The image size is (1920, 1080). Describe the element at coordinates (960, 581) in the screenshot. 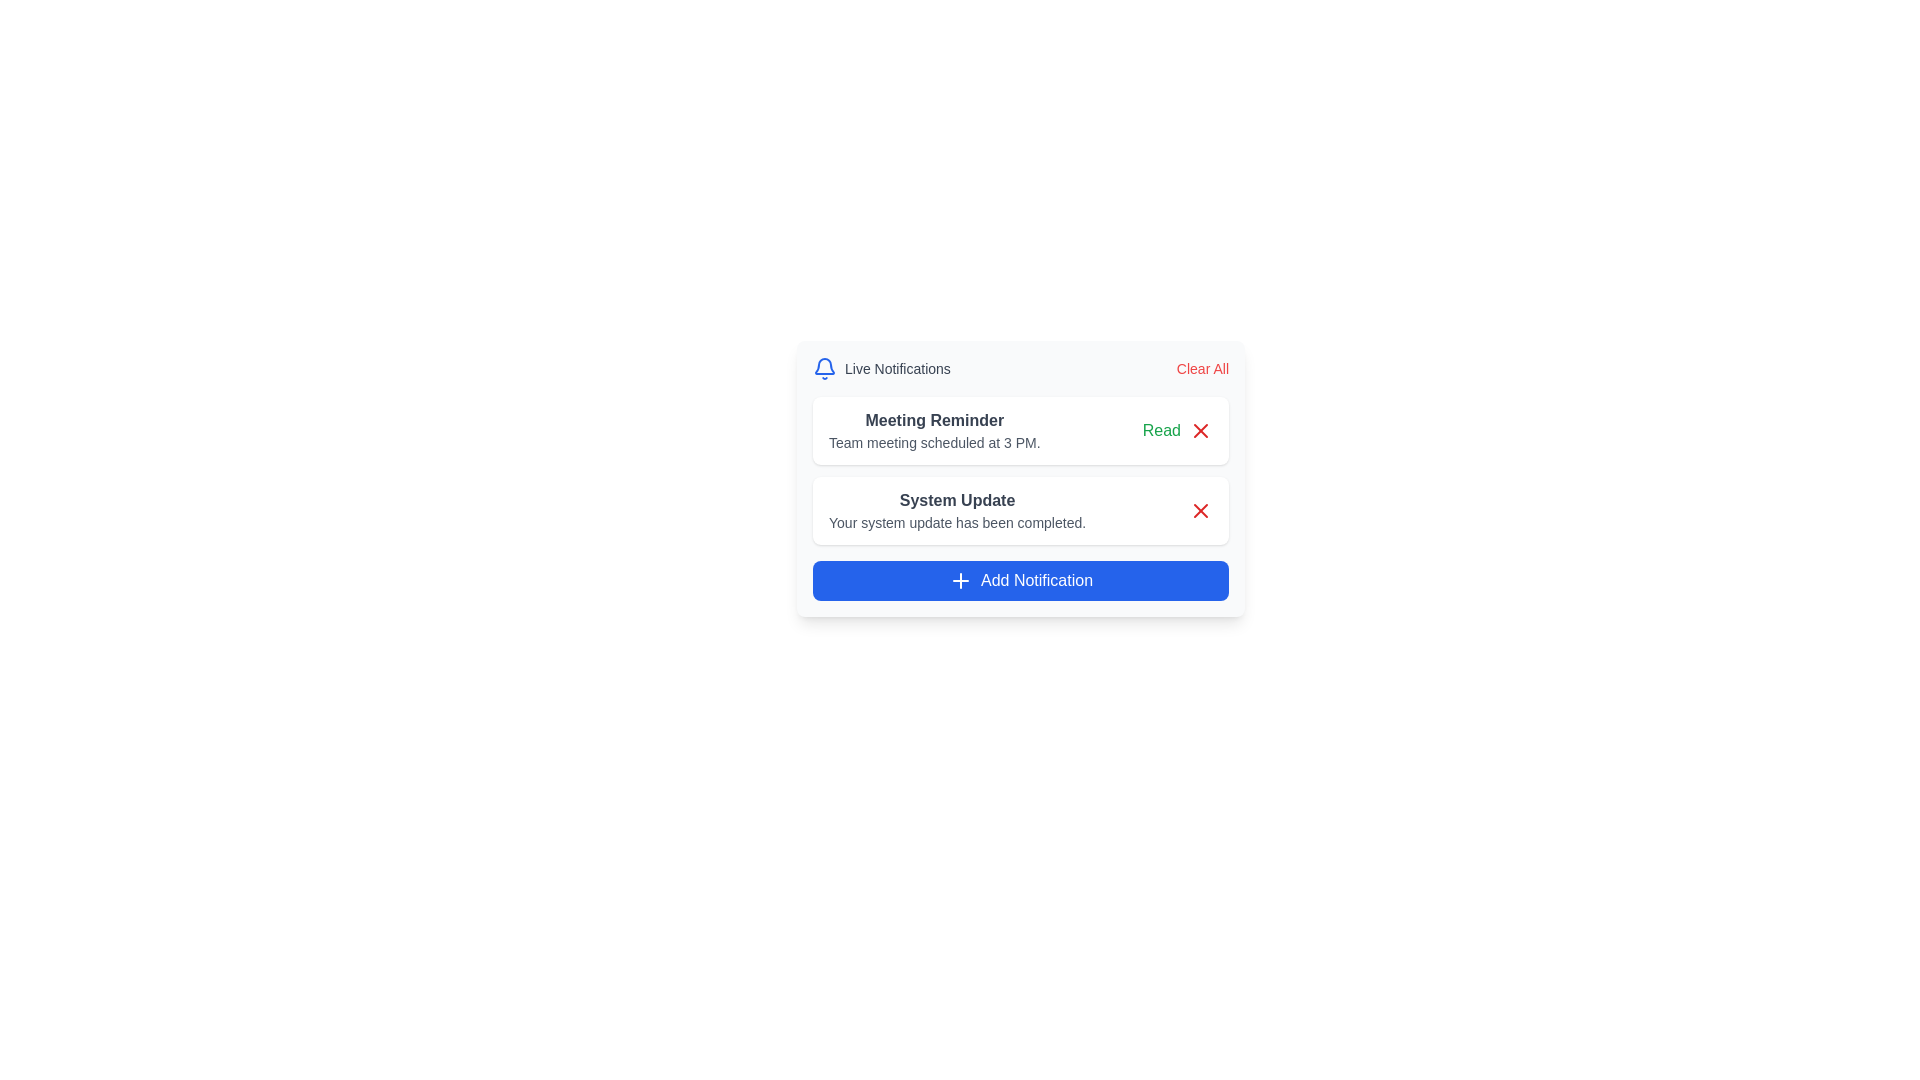

I see `the 'add' icon located within the 'Add Notification' button in the notification panel` at that location.